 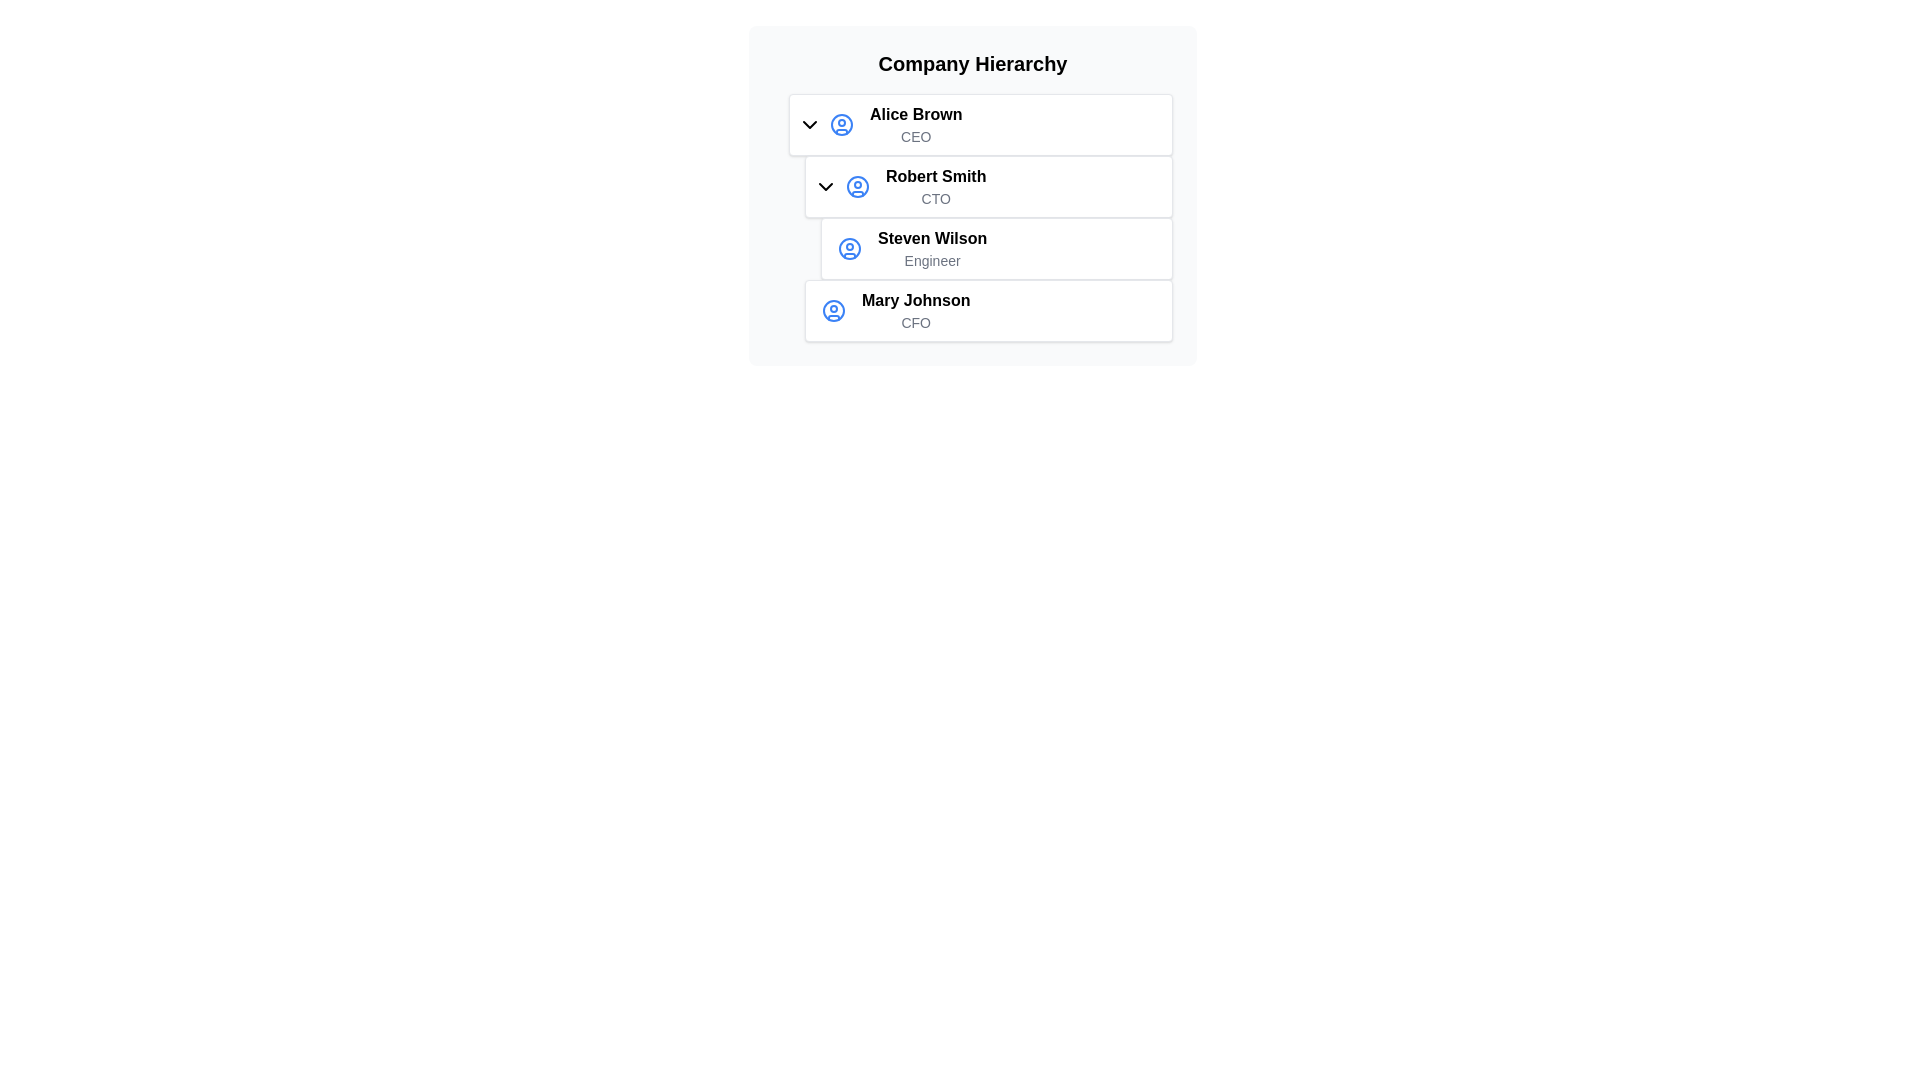 I want to click on the fourth list item labeled 'Mary Johnson - CFO', so click(x=988, y=311).